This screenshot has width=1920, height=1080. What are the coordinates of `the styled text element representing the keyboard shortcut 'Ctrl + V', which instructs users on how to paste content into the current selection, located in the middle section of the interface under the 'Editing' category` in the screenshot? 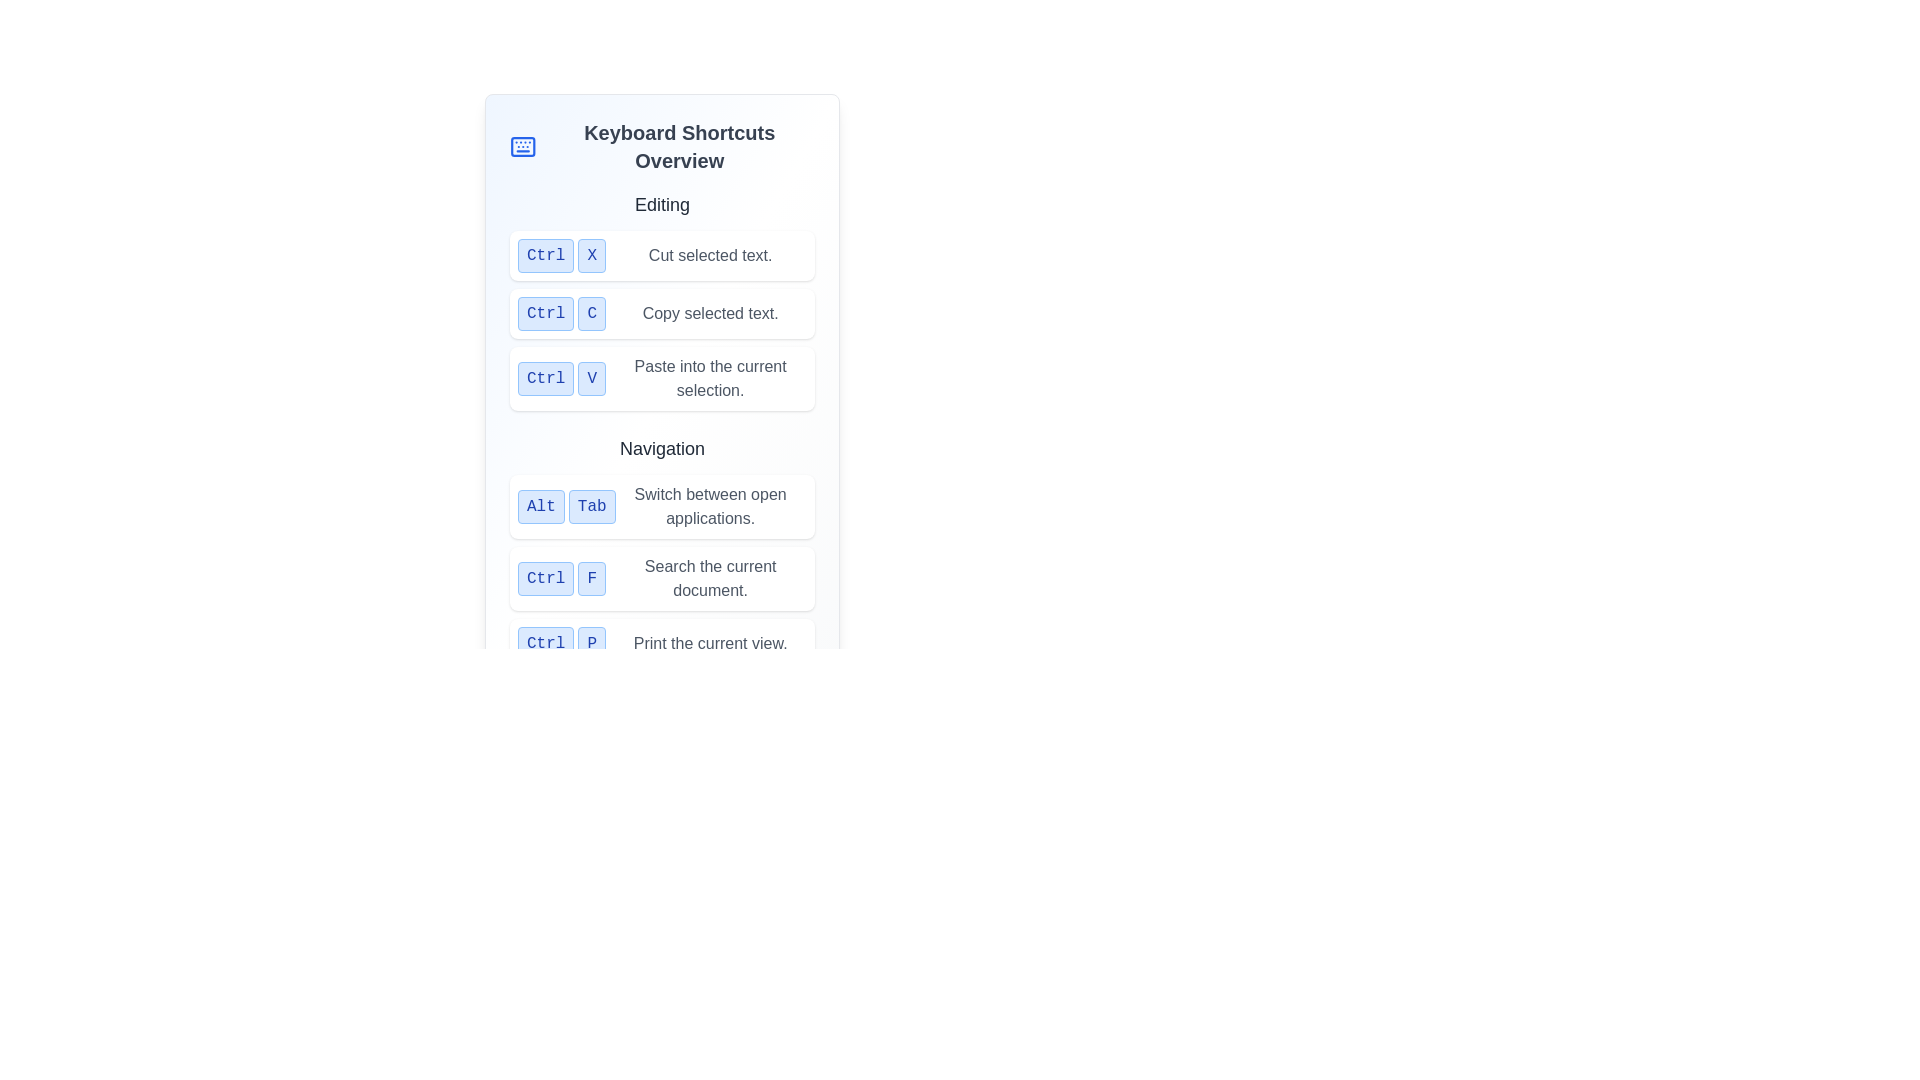 It's located at (565, 378).